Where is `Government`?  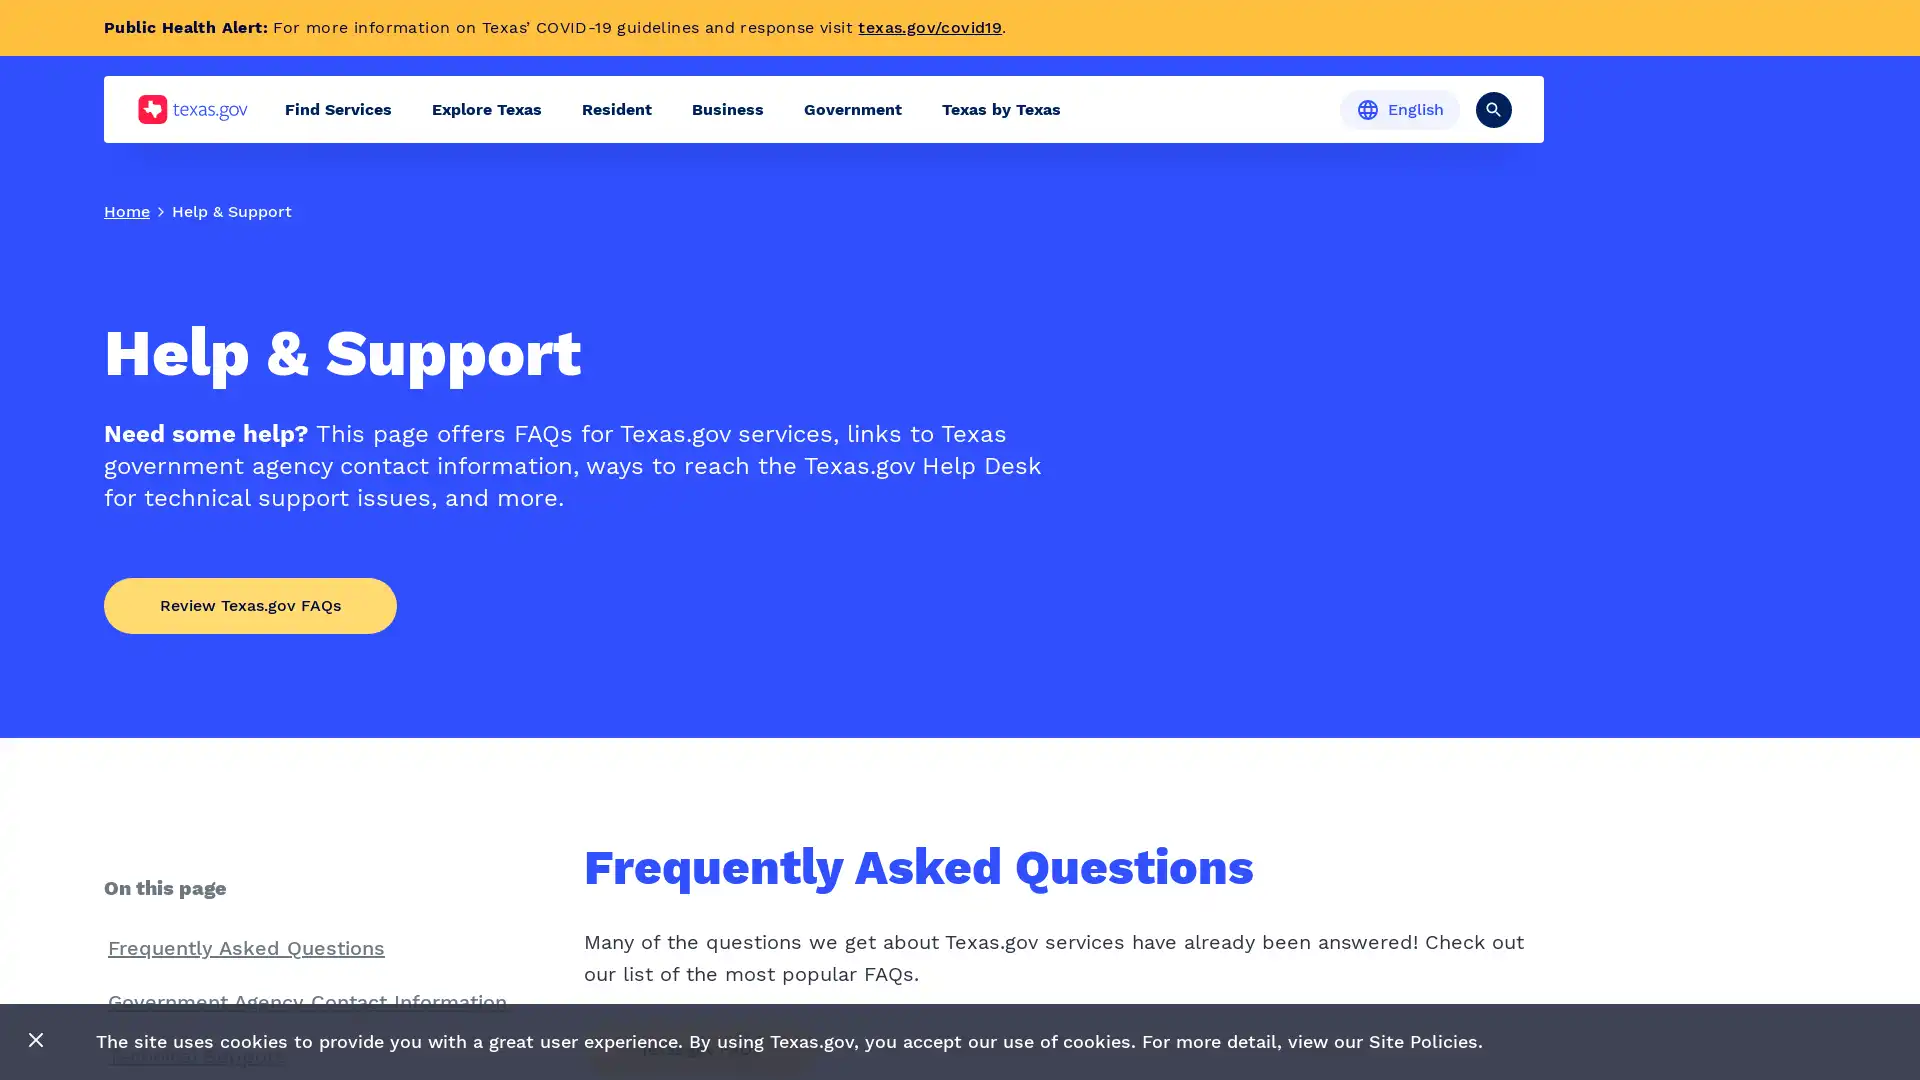 Government is located at coordinates (853, 109).